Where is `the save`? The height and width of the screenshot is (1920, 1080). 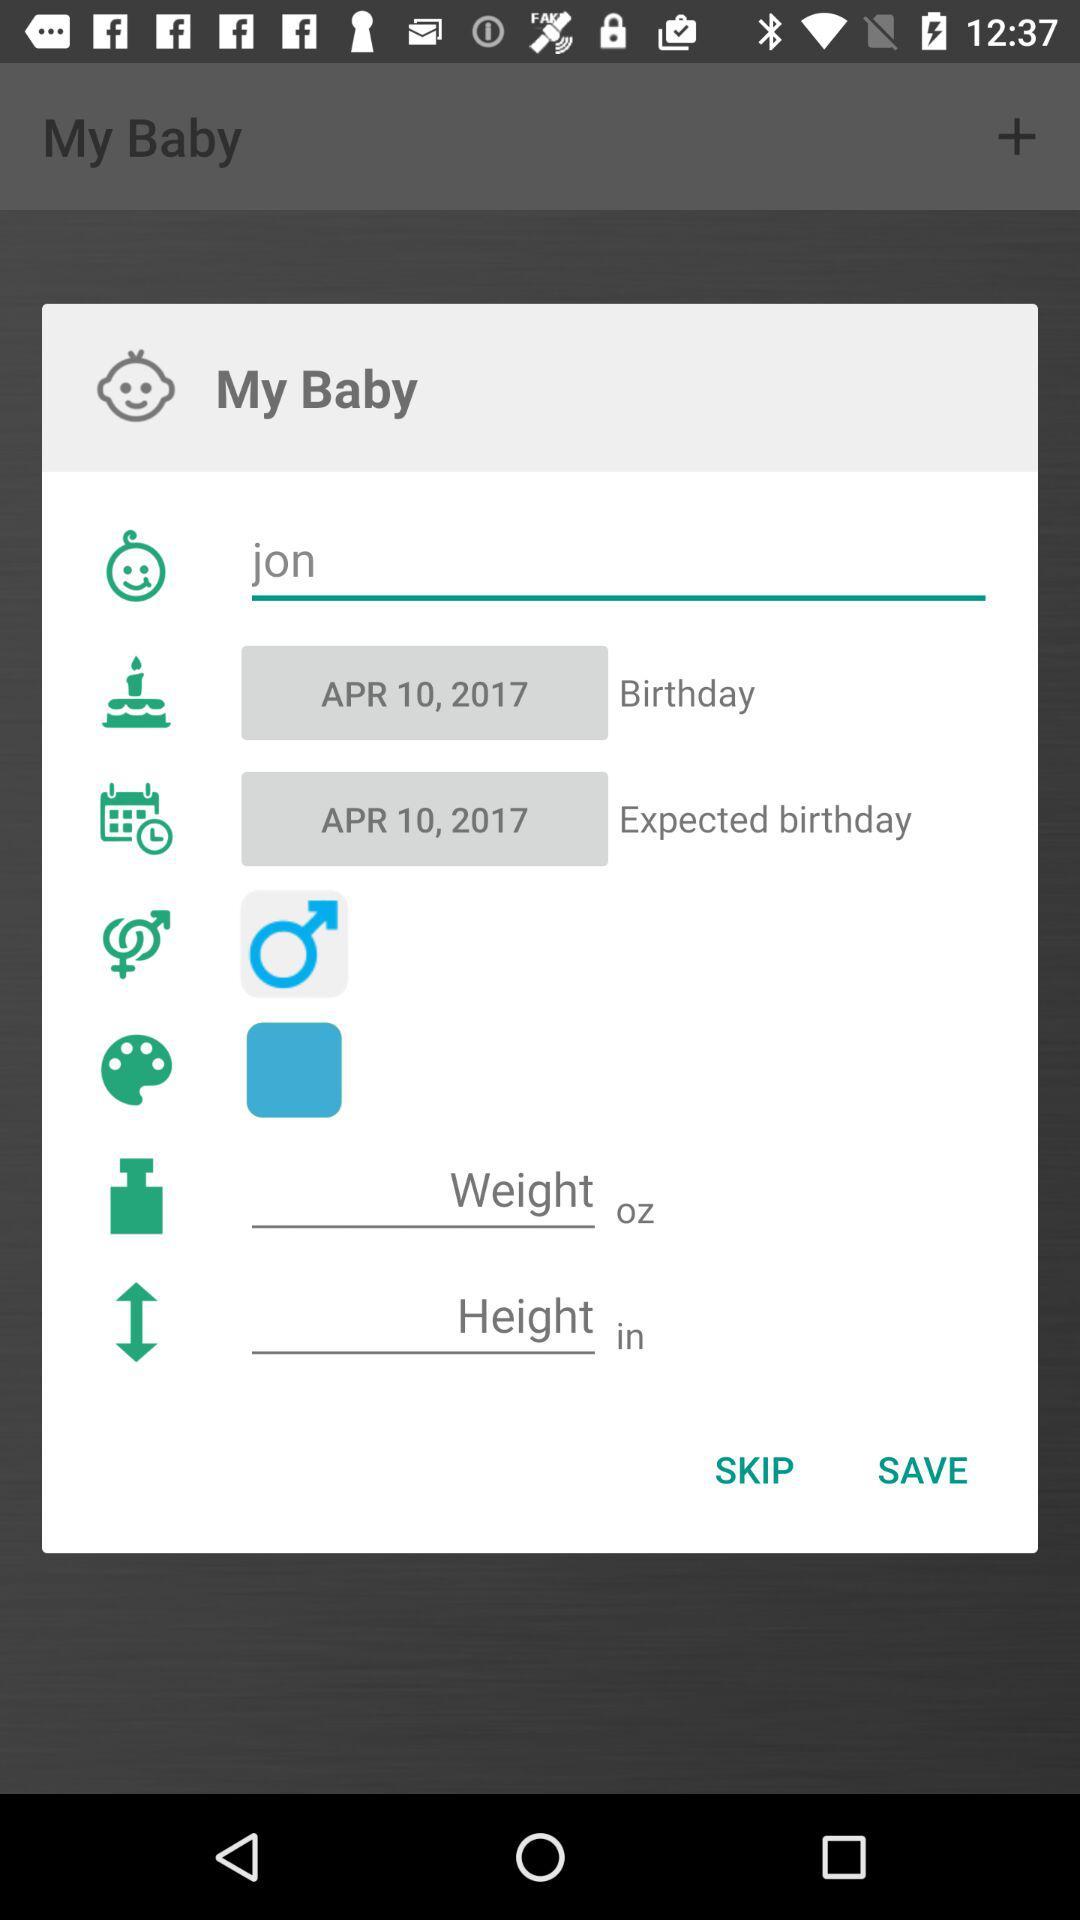 the save is located at coordinates (922, 1469).